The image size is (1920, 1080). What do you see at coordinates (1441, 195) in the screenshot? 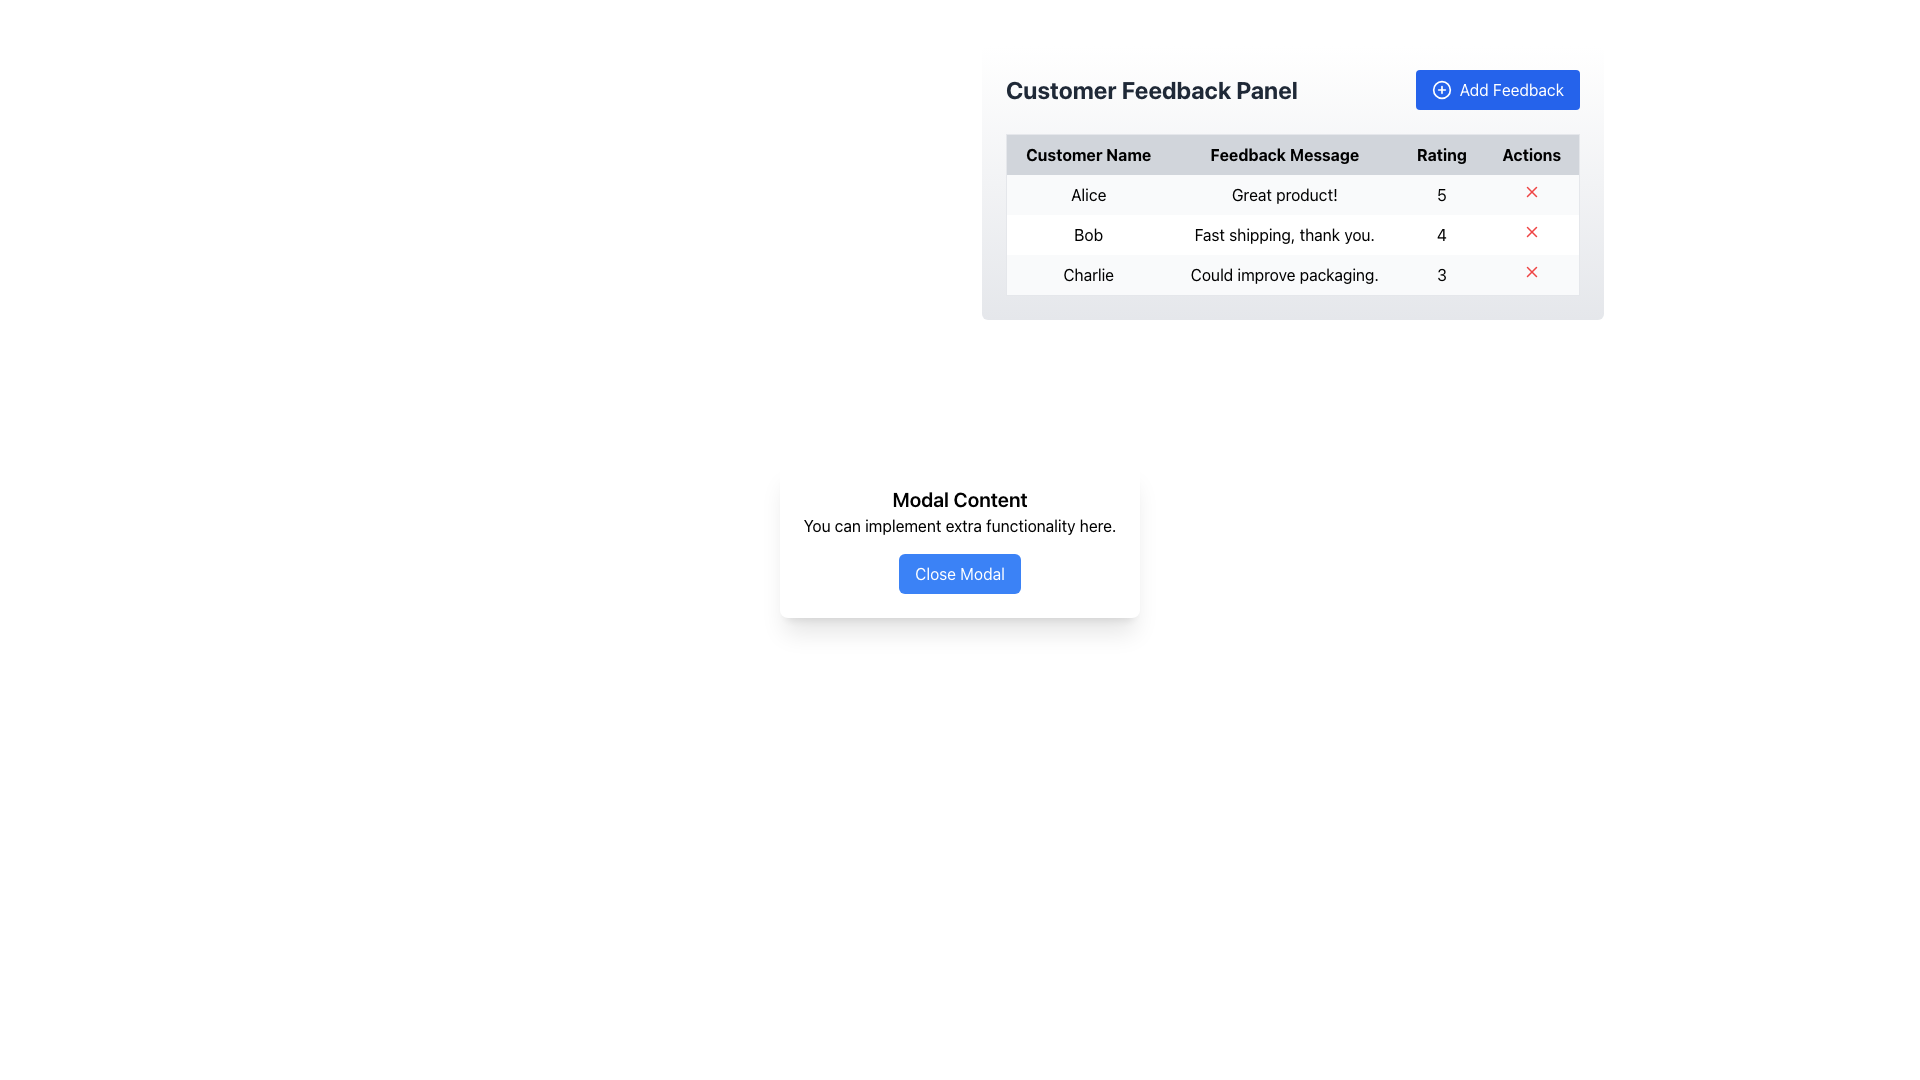
I see `the label representing the numeric rating given by user 'Alice' in the Customer Feedback Panel, located in the third column of the first row of the table` at bounding box center [1441, 195].